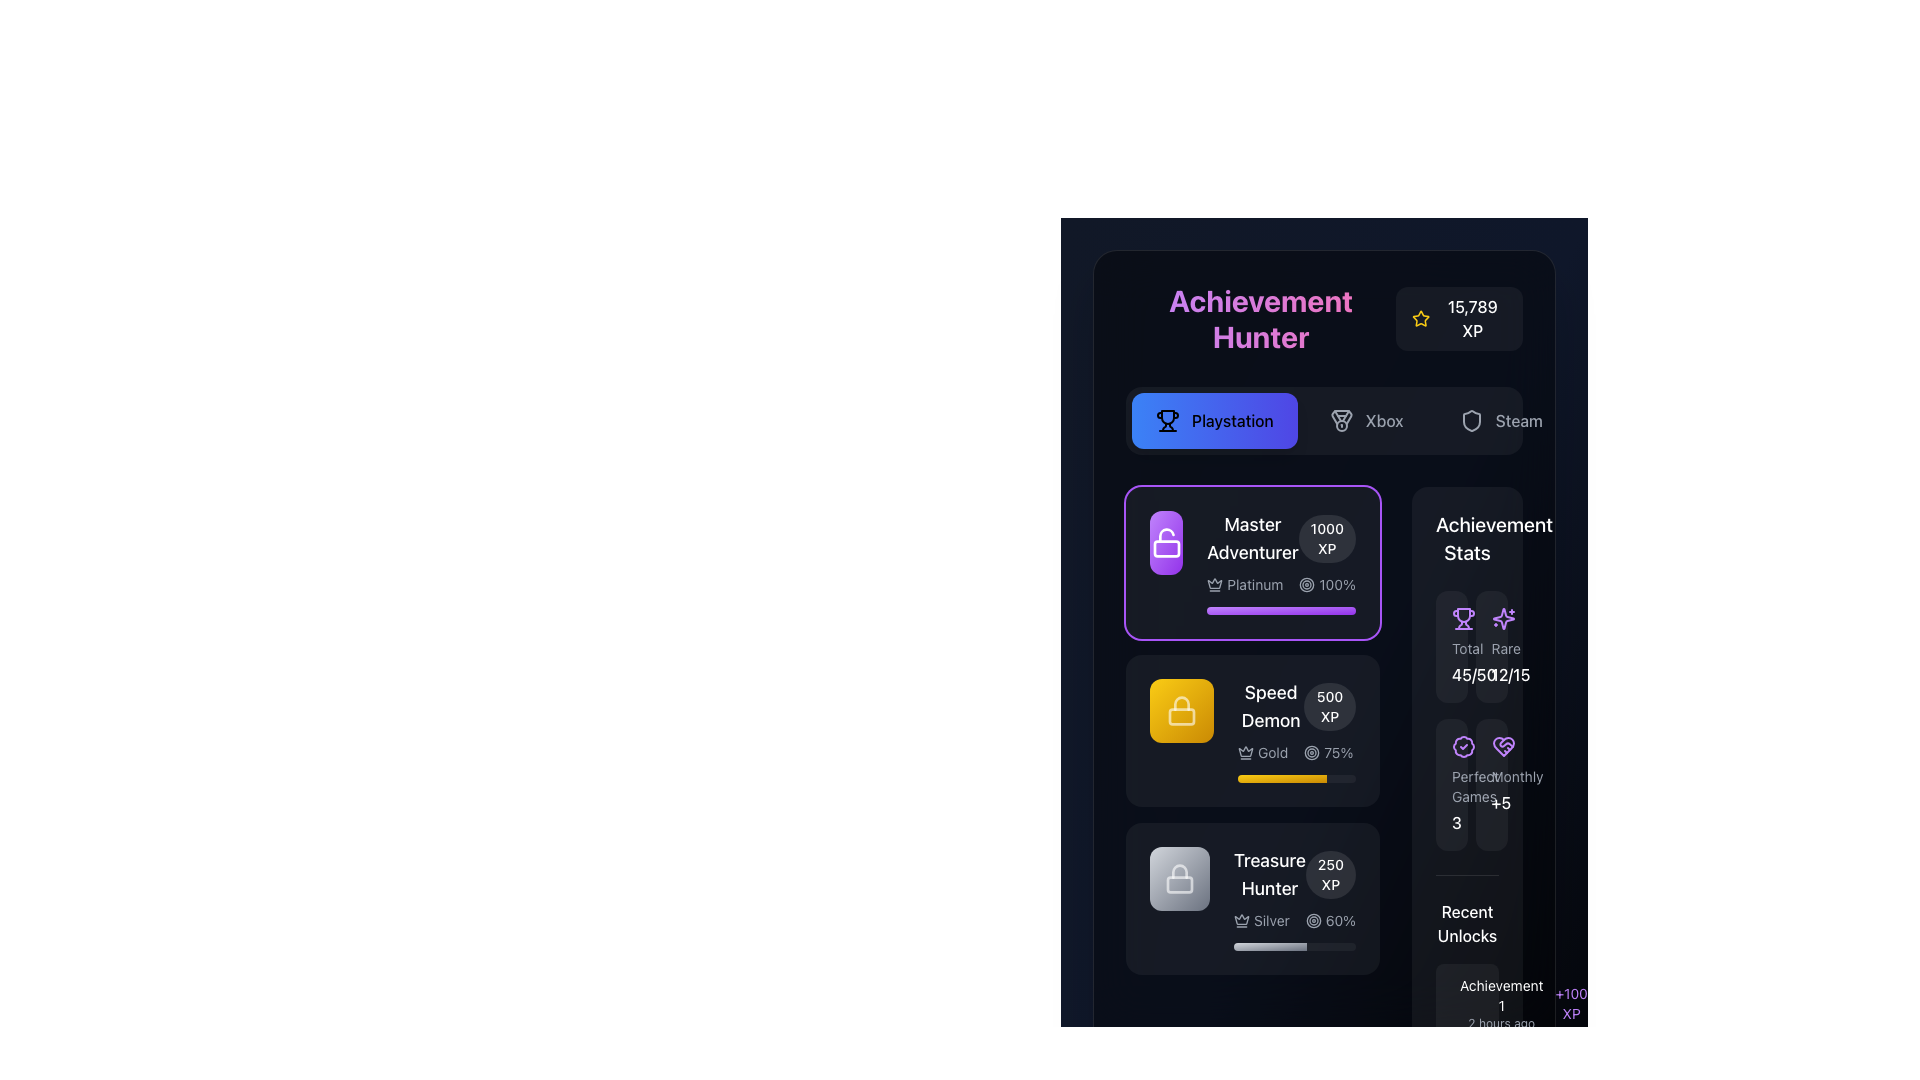 The width and height of the screenshot is (1920, 1080). What do you see at coordinates (1365, 419) in the screenshot?
I see `the 'xbox' category button located between the 'playstation' and 'steam' buttons` at bounding box center [1365, 419].